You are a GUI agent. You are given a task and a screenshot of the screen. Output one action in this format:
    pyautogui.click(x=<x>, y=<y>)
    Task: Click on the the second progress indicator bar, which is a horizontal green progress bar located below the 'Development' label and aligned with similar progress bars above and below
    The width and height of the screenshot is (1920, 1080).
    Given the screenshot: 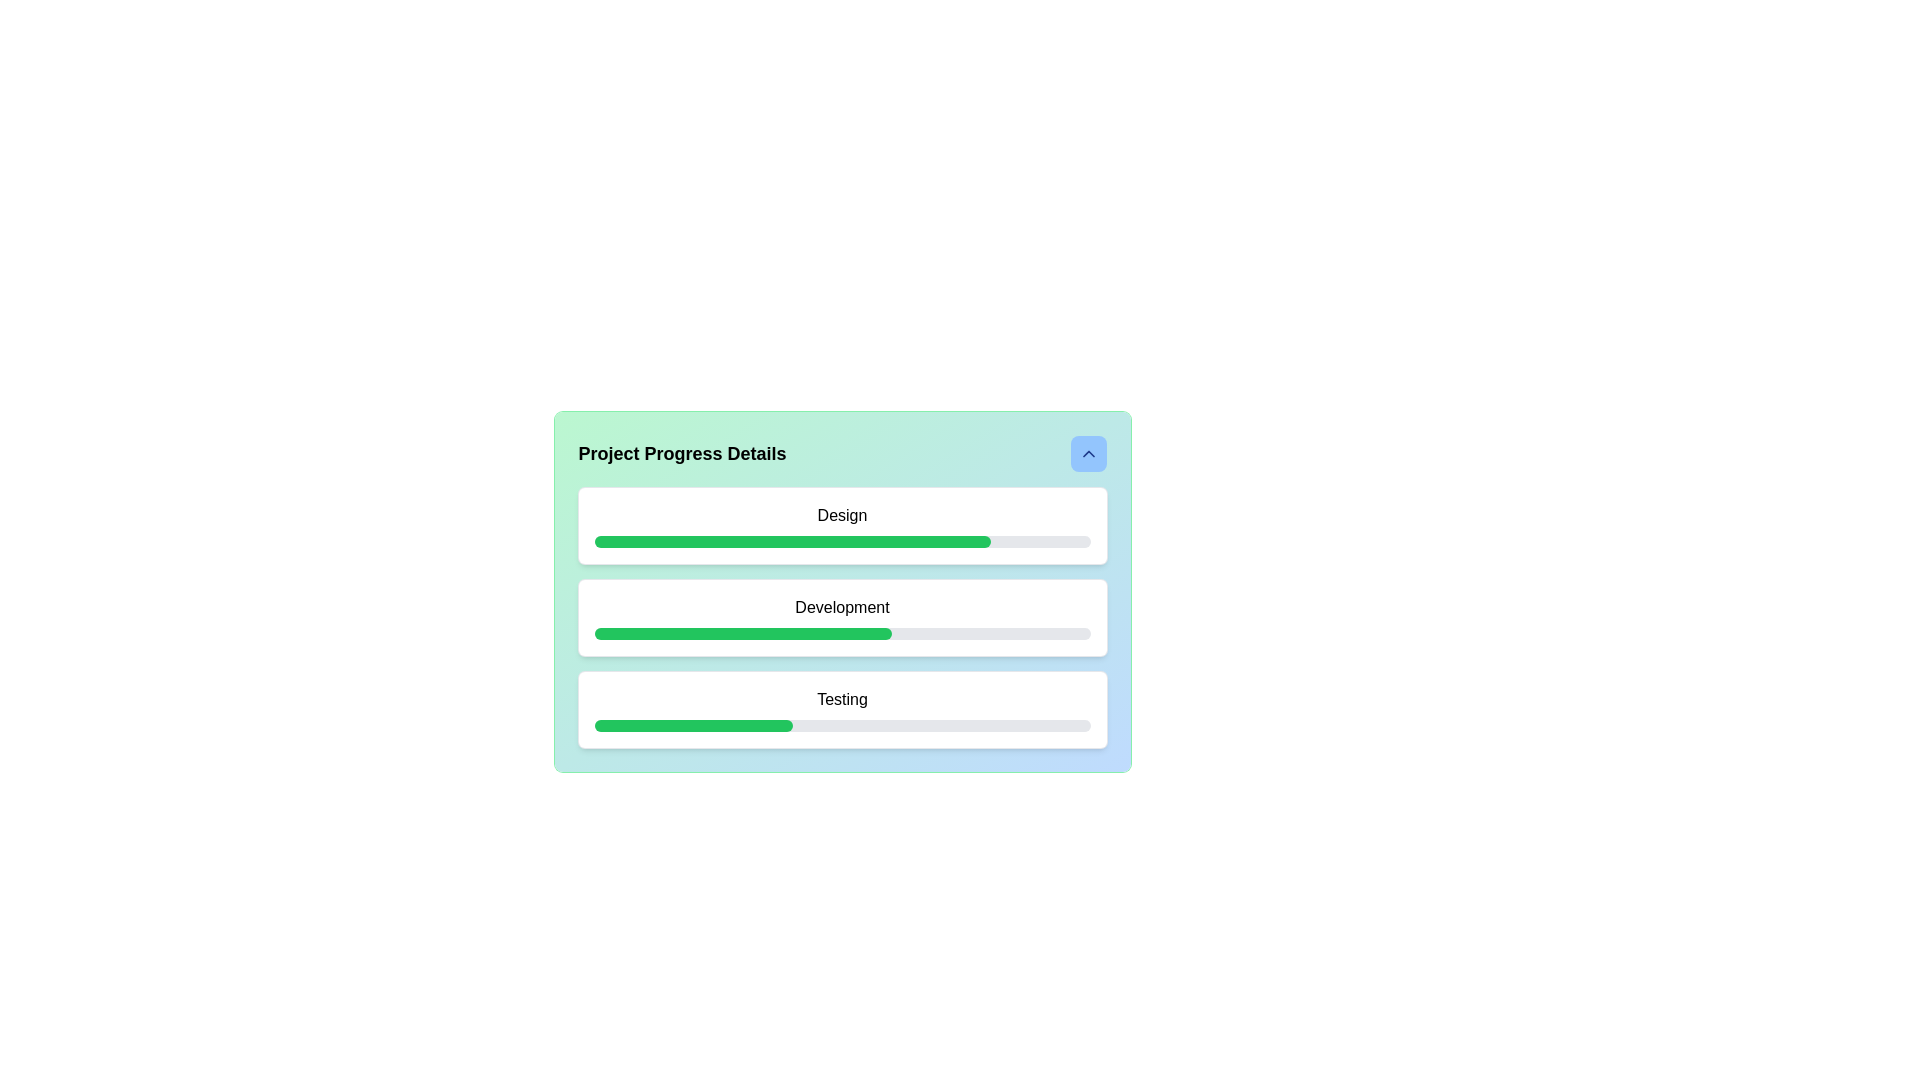 What is the action you would take?
    pyautogui.click(x=742, y=633)
    